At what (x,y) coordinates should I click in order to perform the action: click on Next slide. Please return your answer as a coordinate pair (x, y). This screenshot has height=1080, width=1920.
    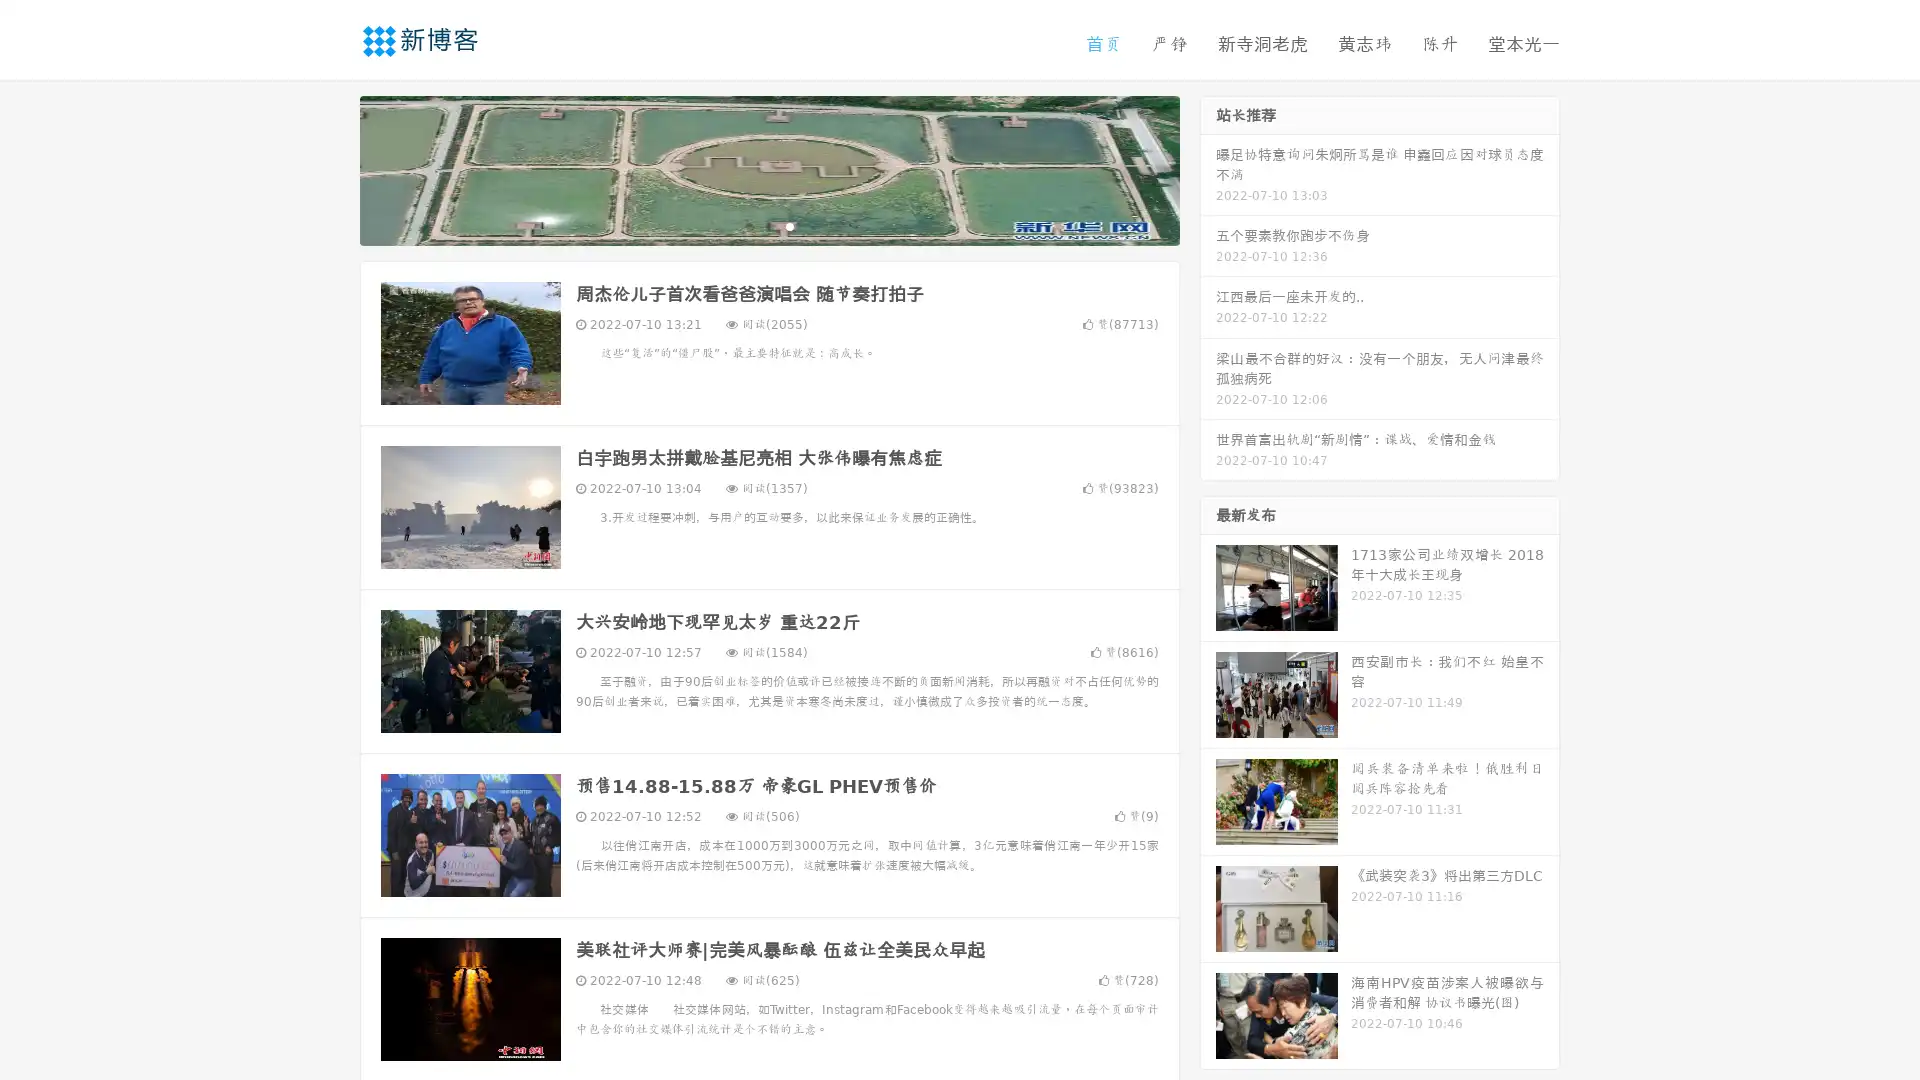
    Looking at the image, I should click on (1208, 168).